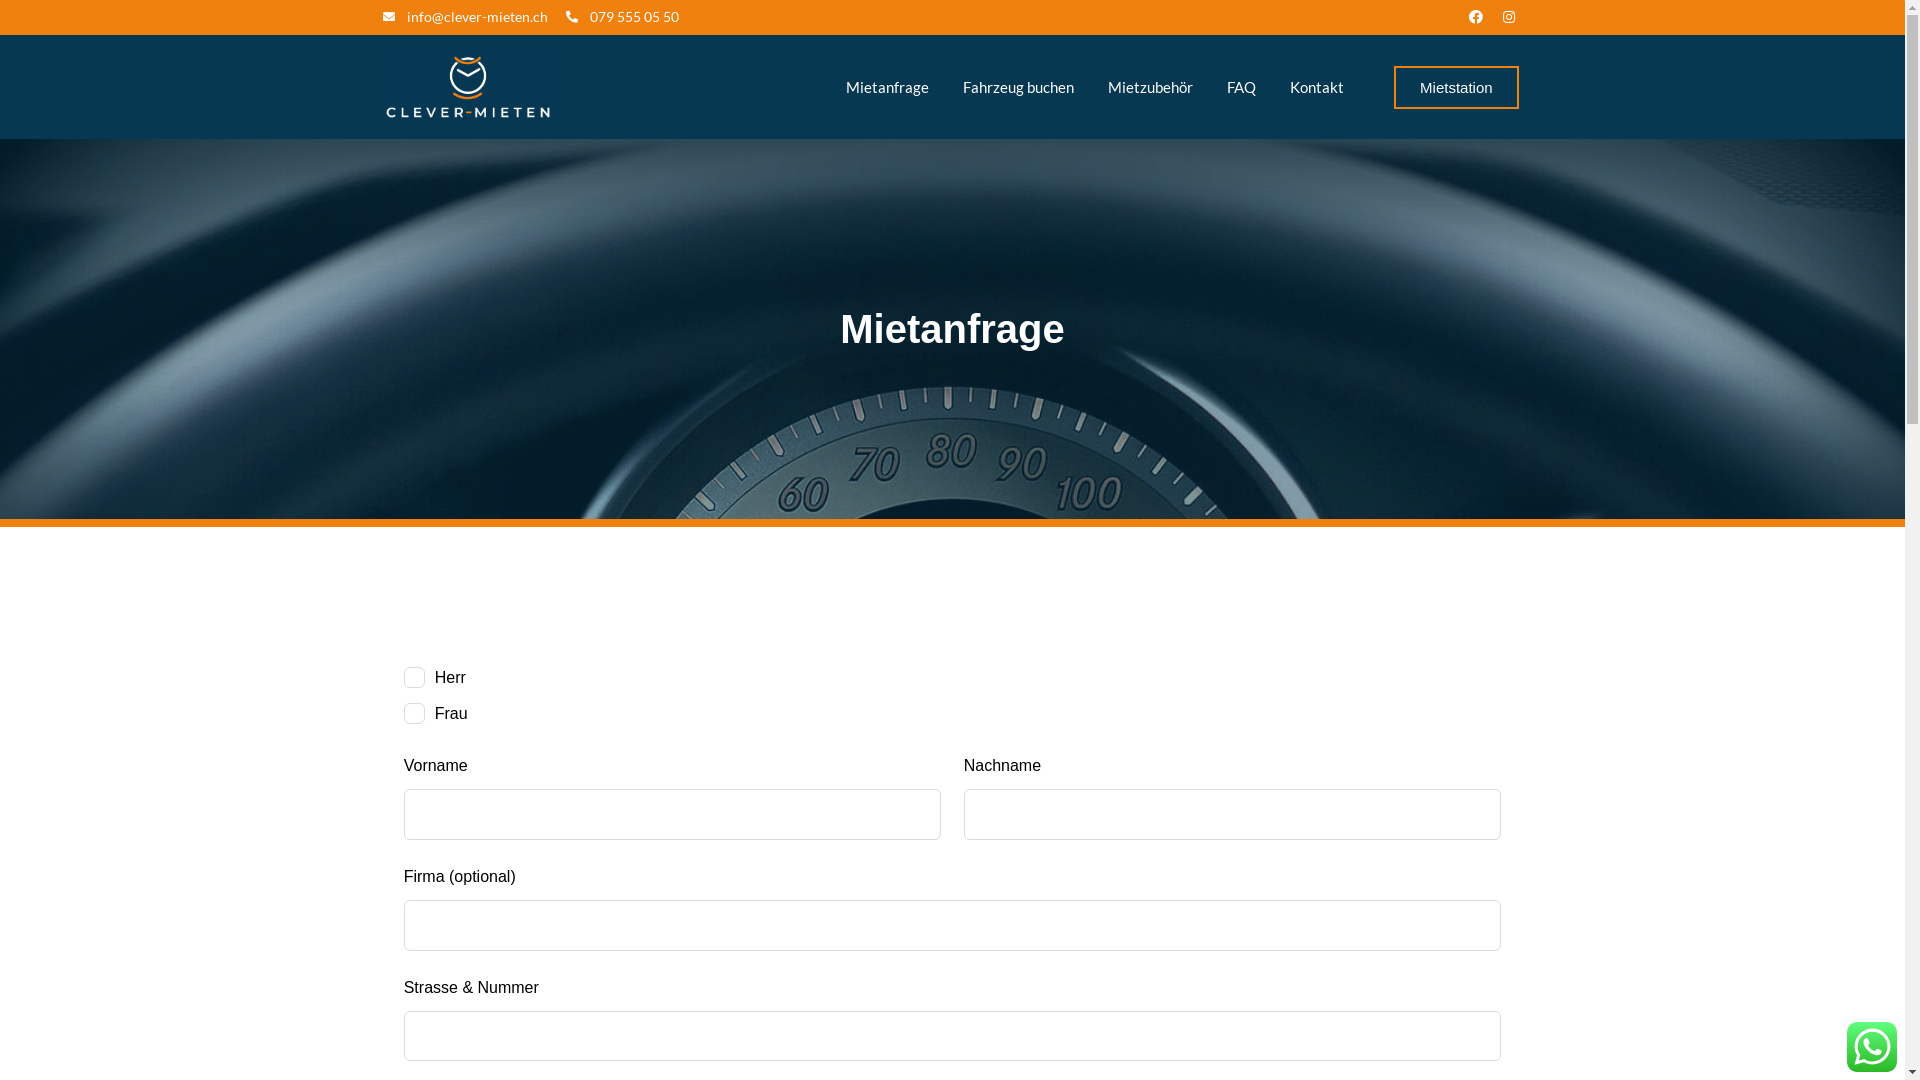  Describe the element at coordinates (947, 86) in the screenshot. I see `'Fahrzeug buchen'` at that location.